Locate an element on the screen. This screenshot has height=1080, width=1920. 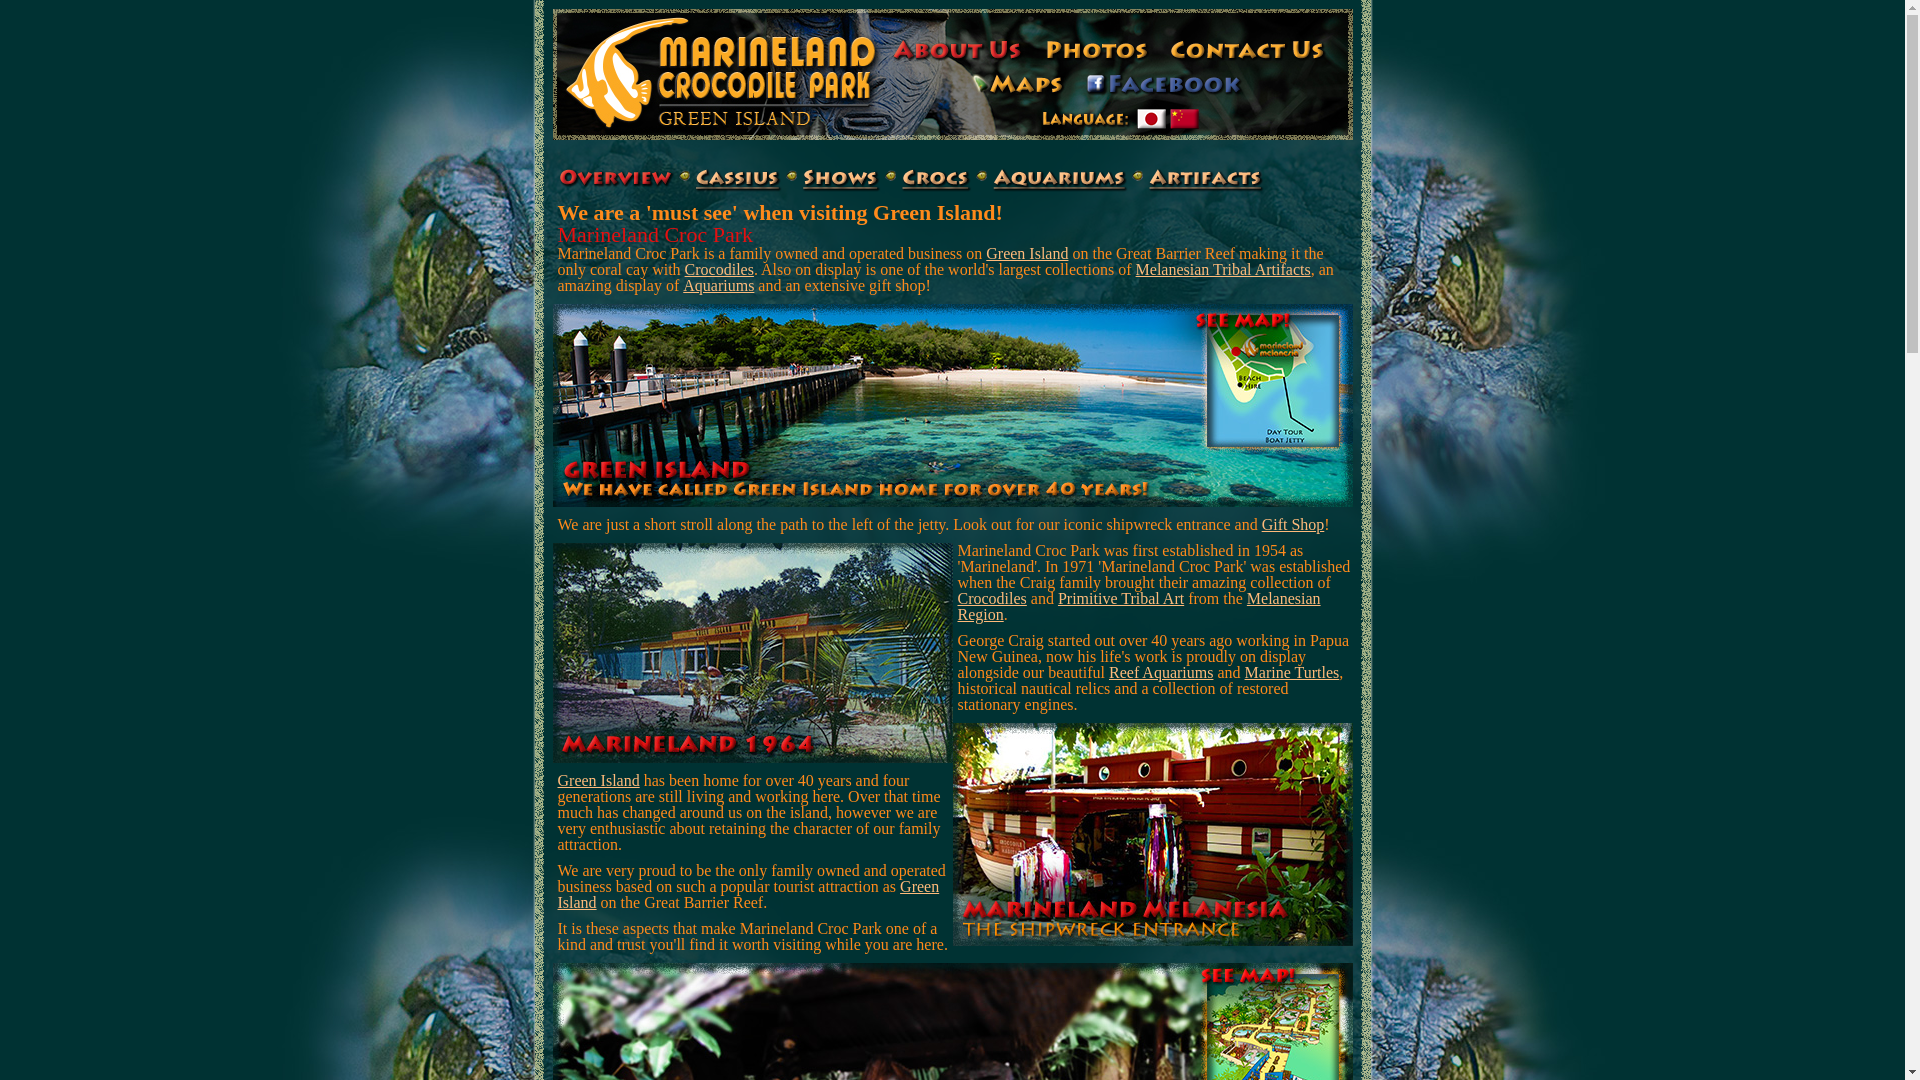
'Marine Turtles' is located at coordinates (1292, 672).